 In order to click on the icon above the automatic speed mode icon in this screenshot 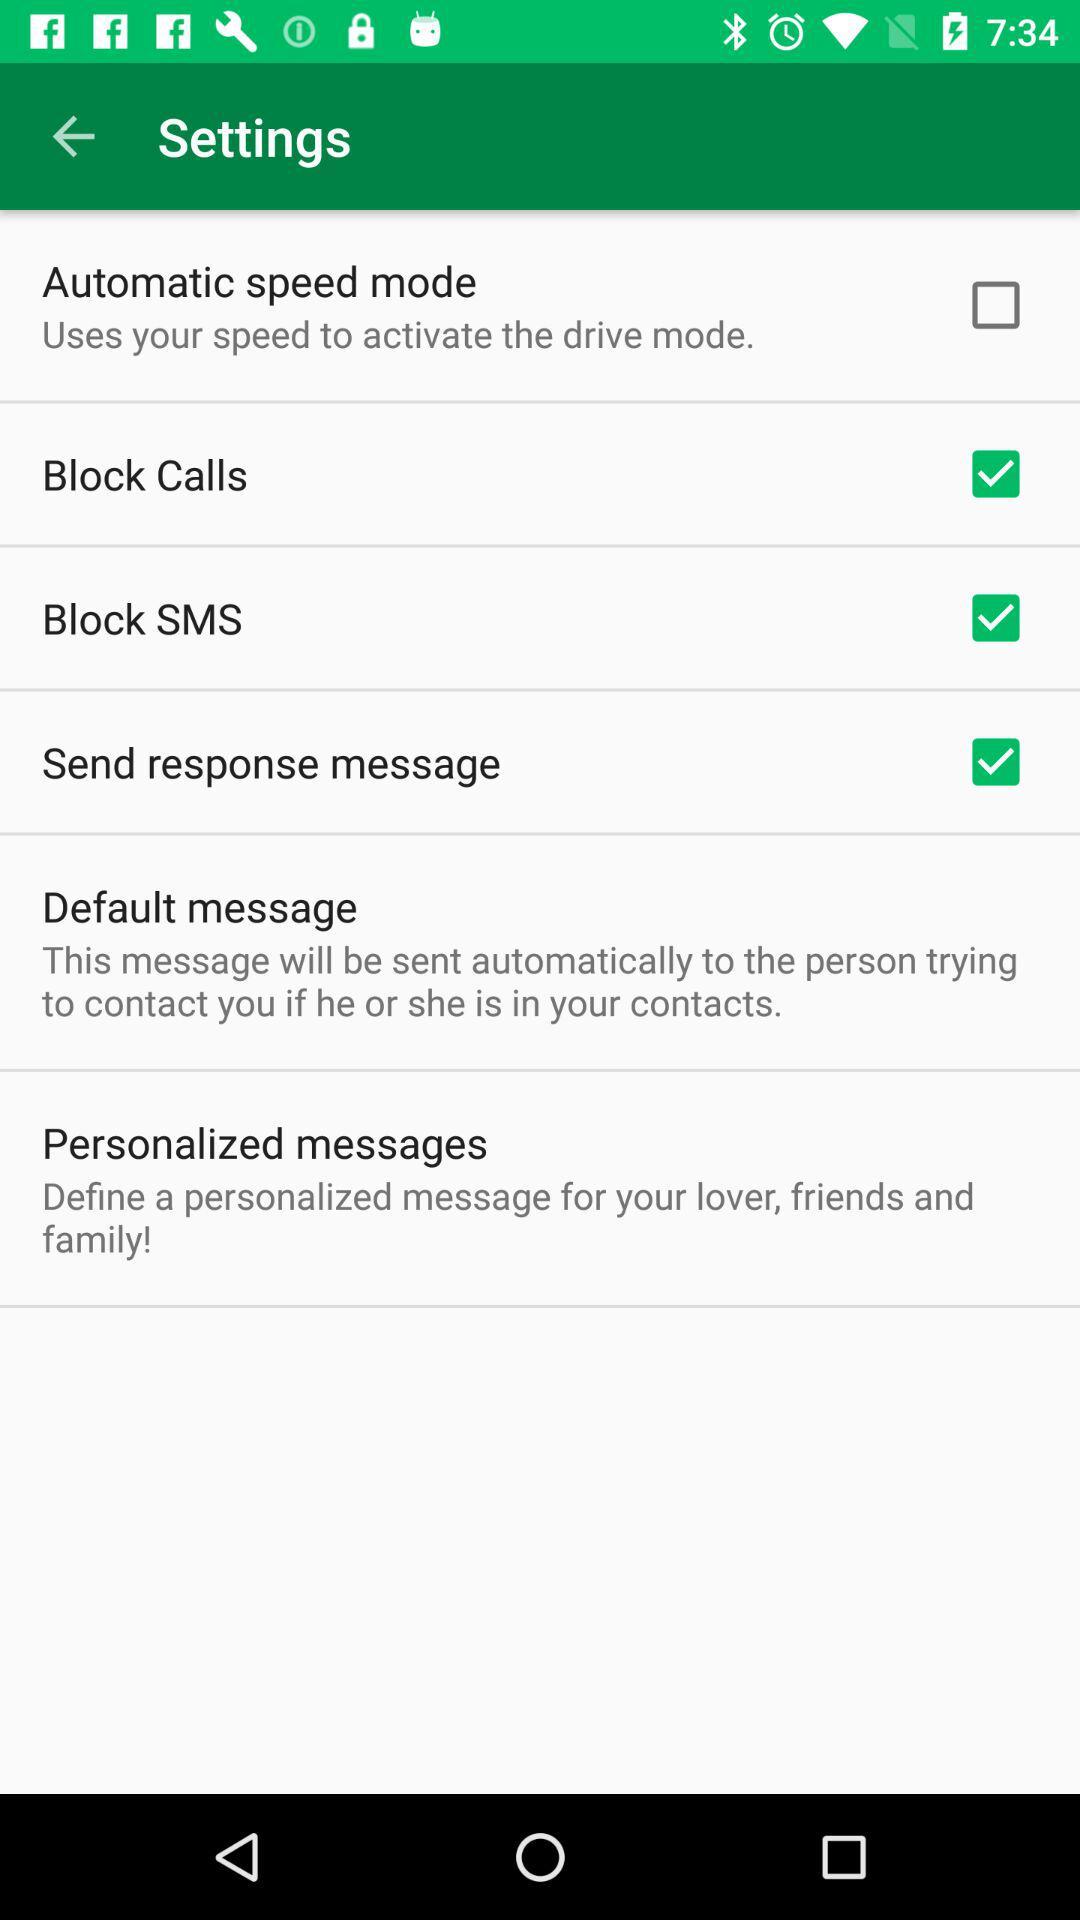, I will do `click(72, 135)`.